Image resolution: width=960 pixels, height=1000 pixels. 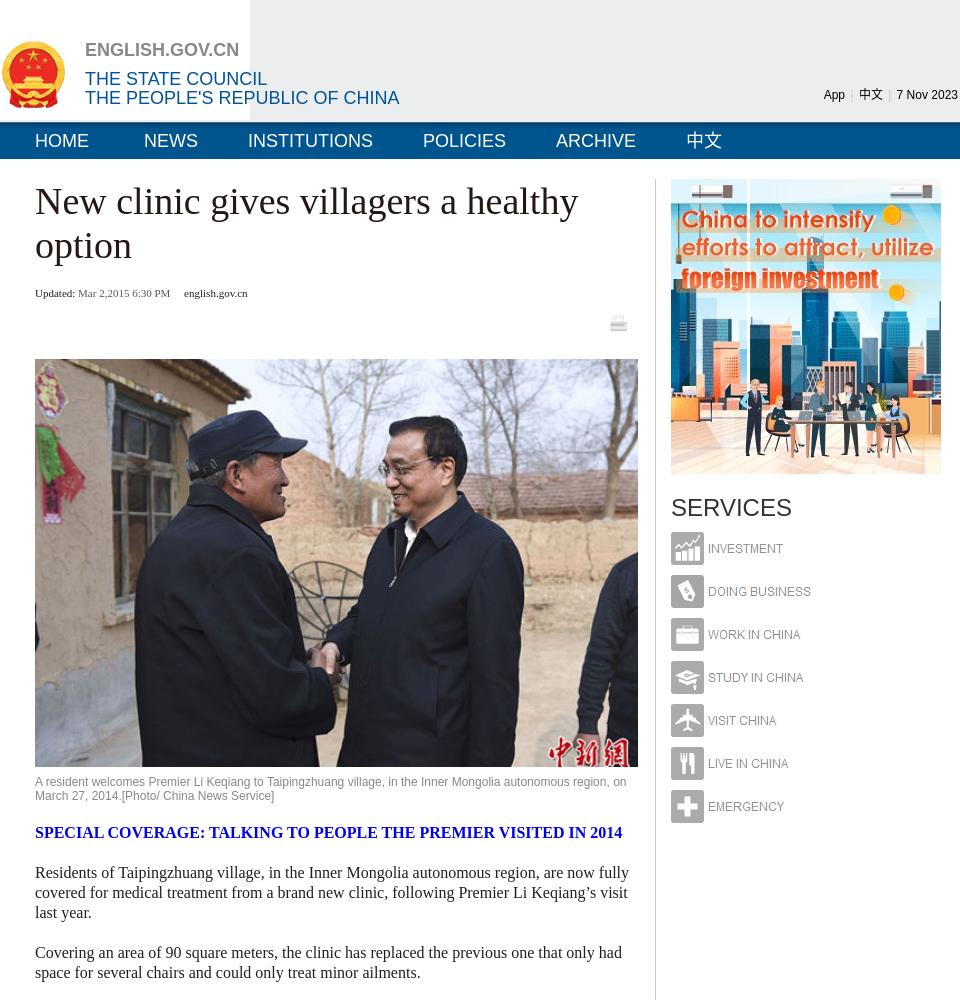 I want to click on 'Covering an area of 90 square meters, the clinic has replaced the previous one that only had space for several chairs and could only treat minor ailments.', so click(x=328, y=961).